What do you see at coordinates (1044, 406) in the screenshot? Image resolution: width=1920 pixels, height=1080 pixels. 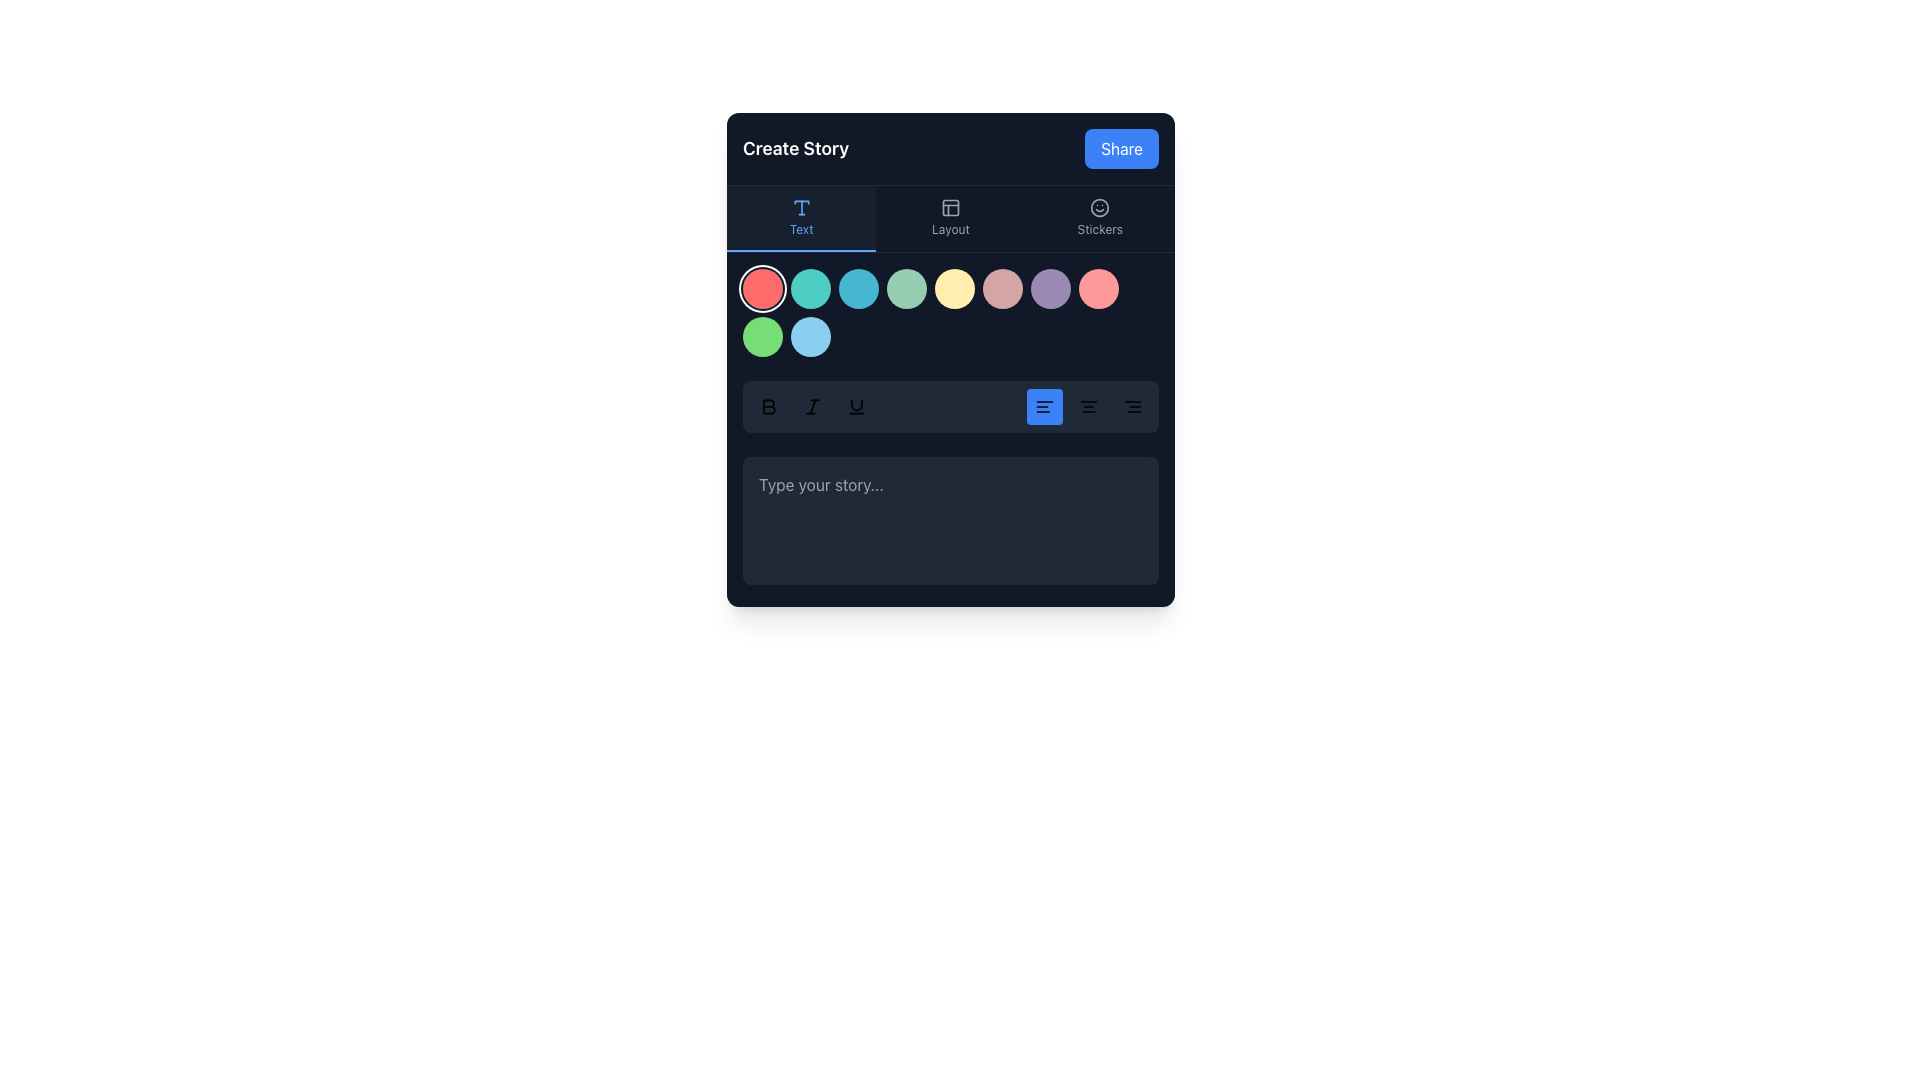 I see `the left-align icon button on the toolbar, which is visually distinct and part of the alignment options group` at bounding box center [1044, 406].